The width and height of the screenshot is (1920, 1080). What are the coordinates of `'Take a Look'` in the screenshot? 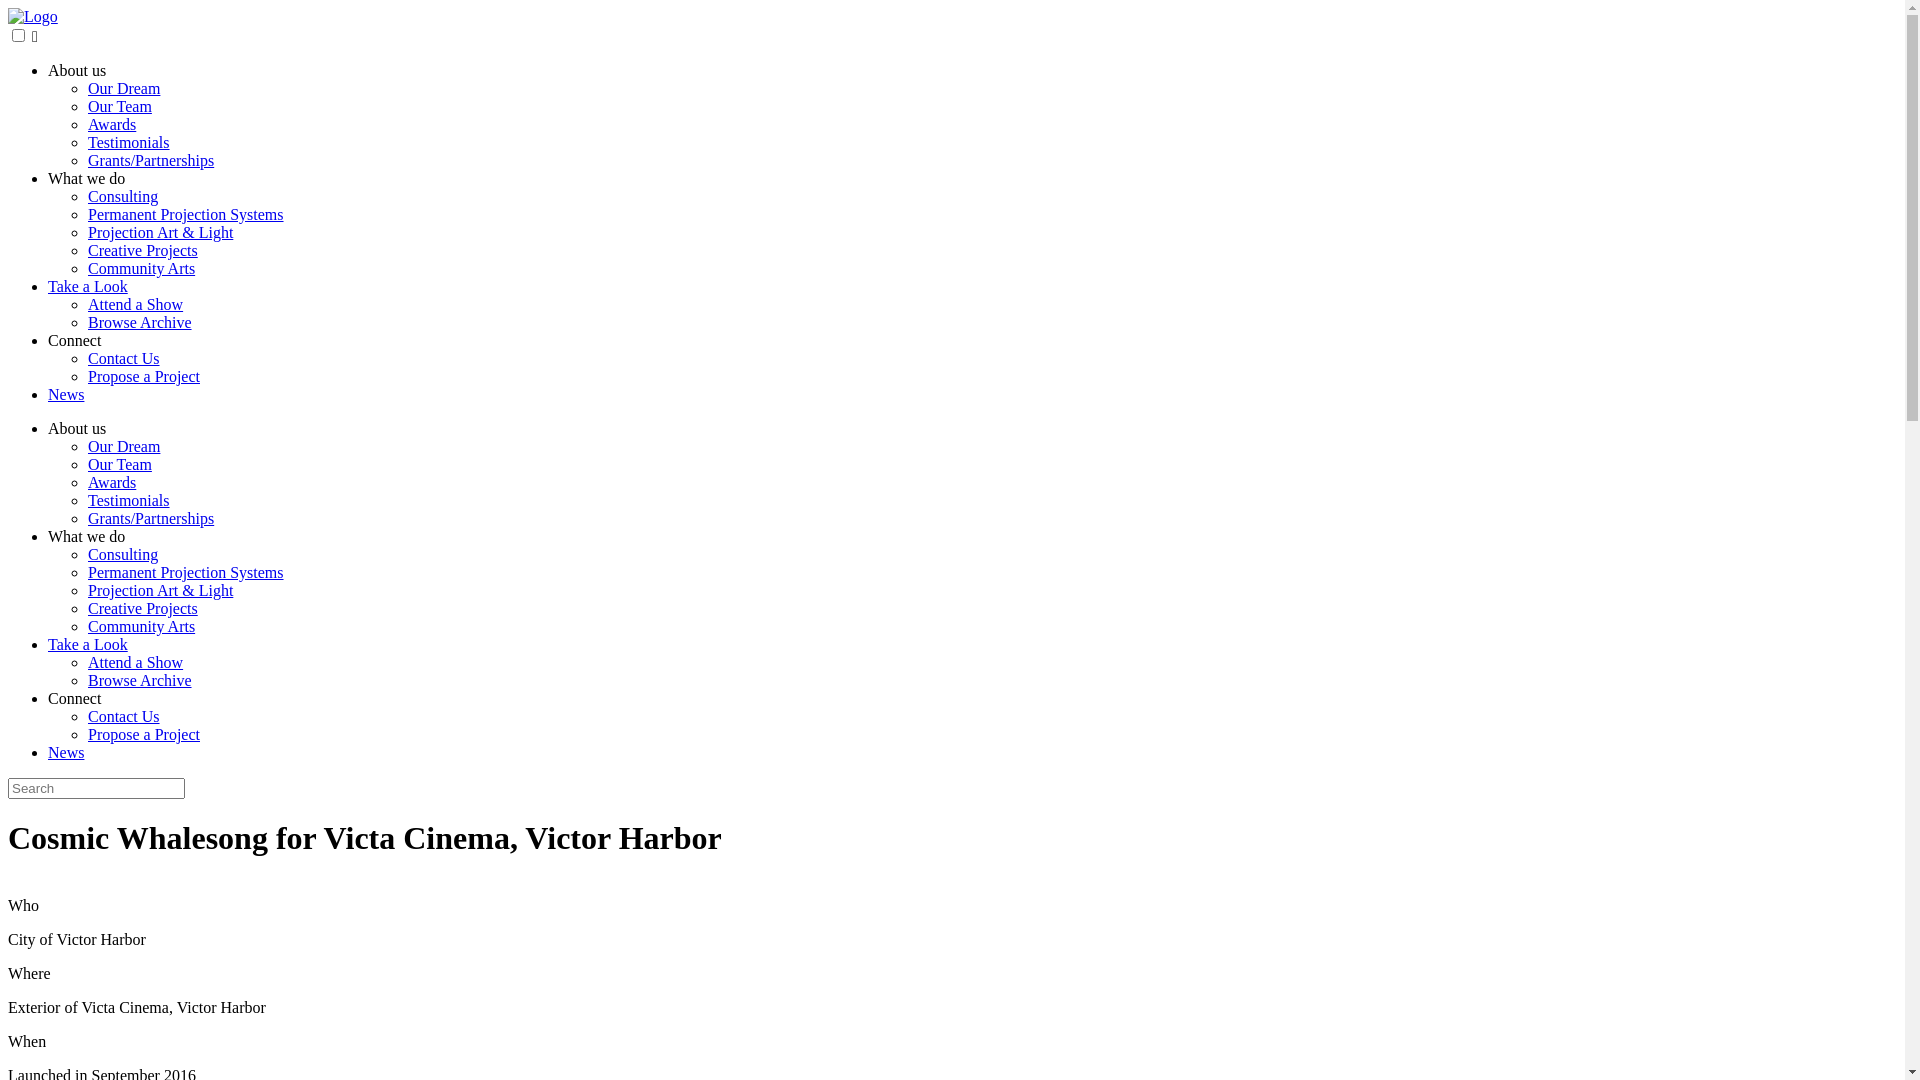 It's located at (86, 286).